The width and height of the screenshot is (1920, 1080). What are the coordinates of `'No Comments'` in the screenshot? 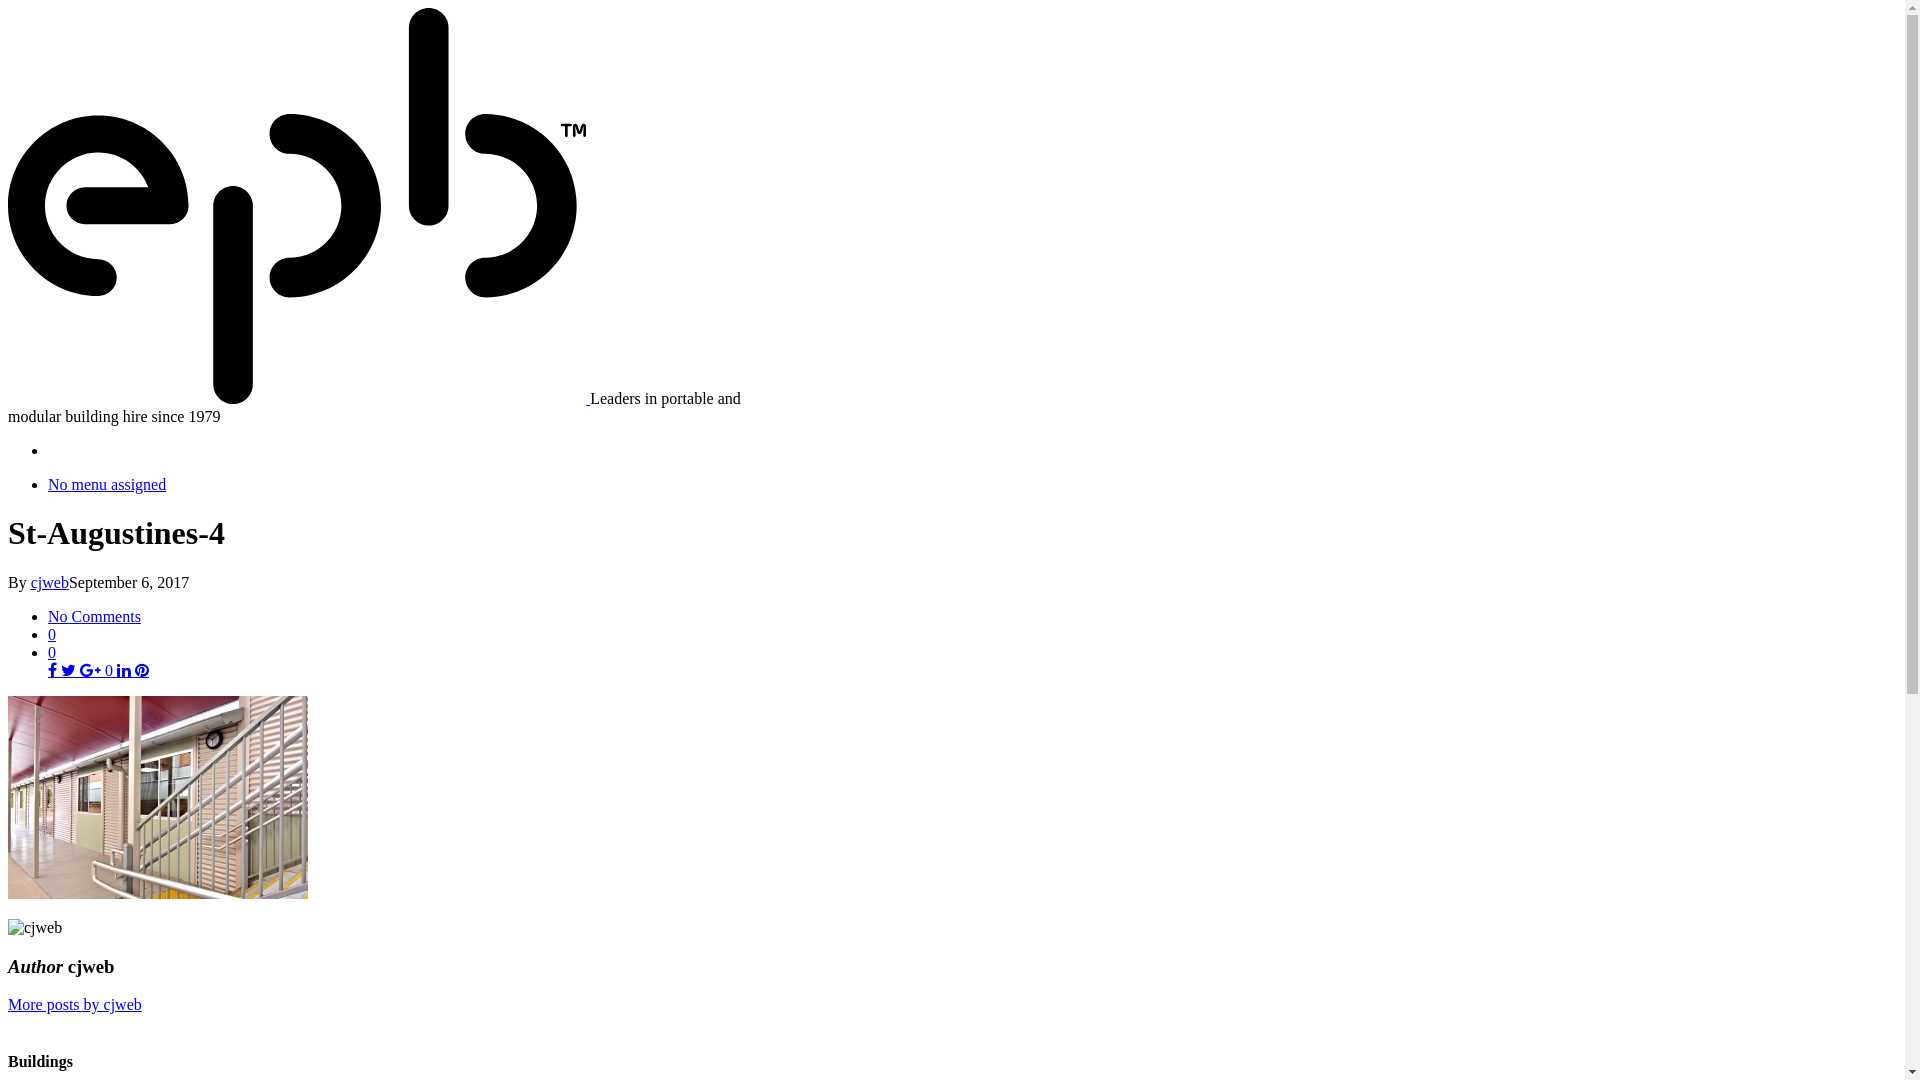 It's located at (93, 615).